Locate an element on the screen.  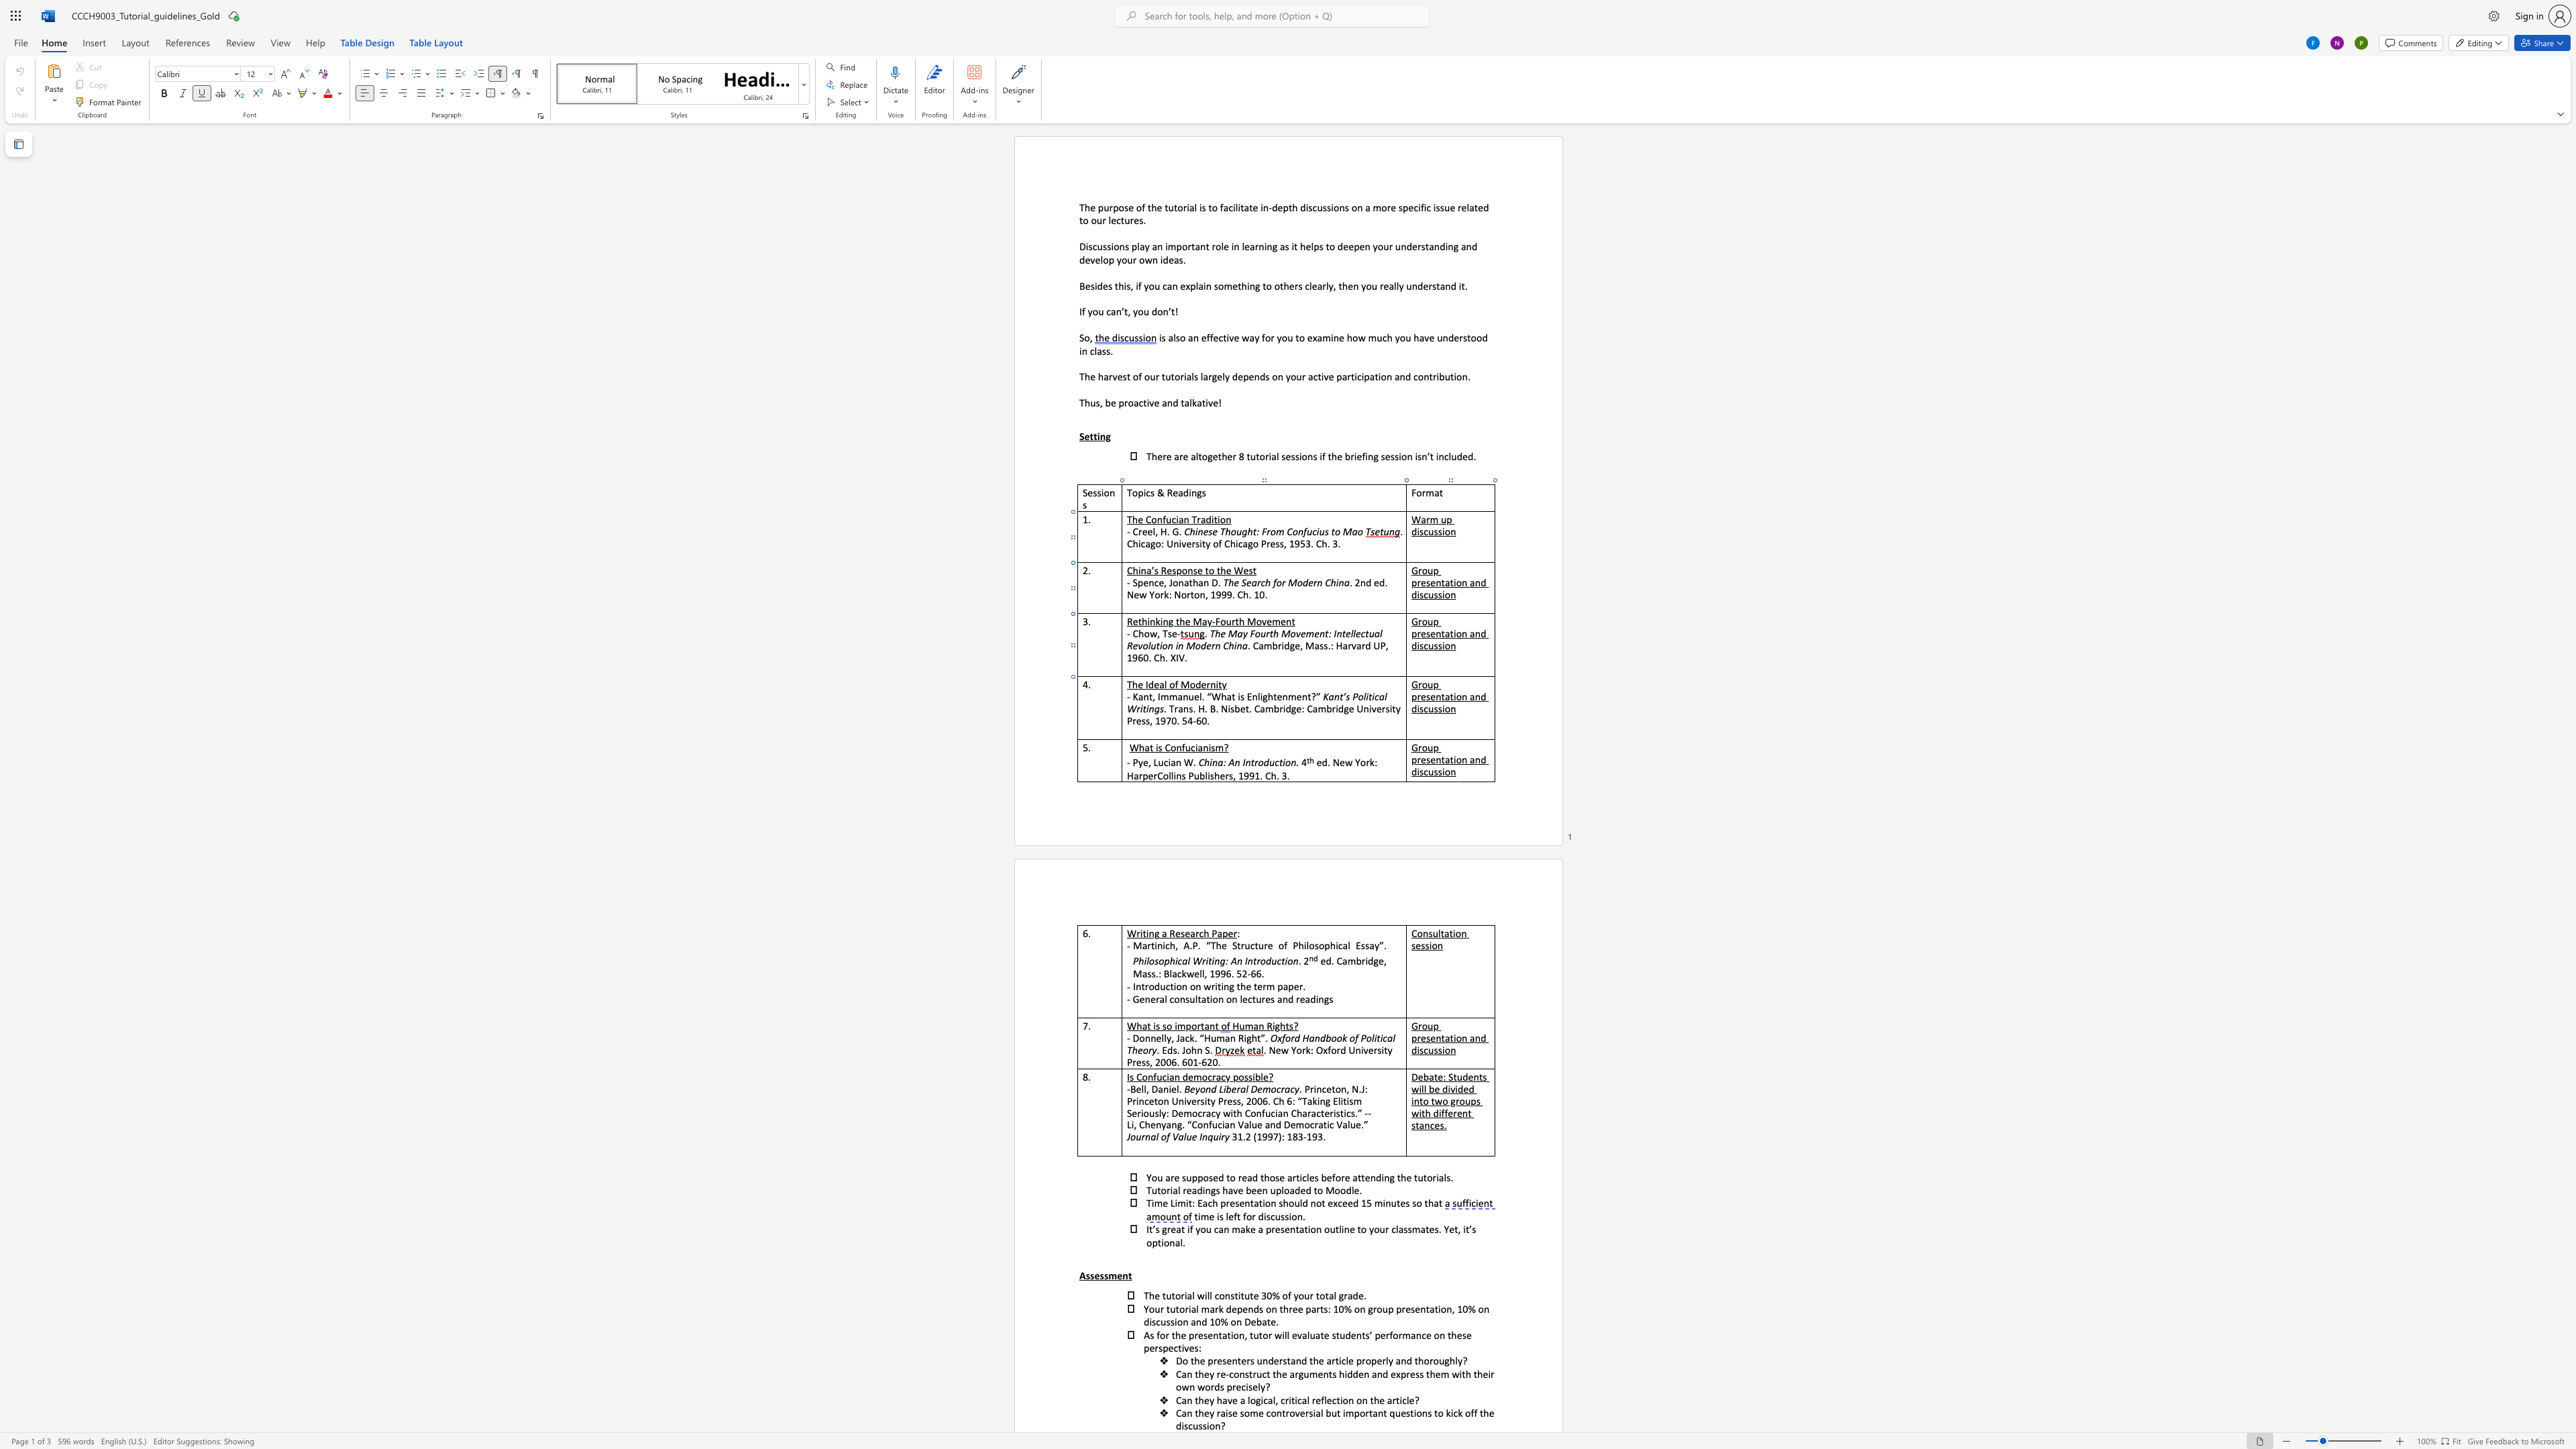
the 1th character "e" in the text is located at coordinates (1140, 684).